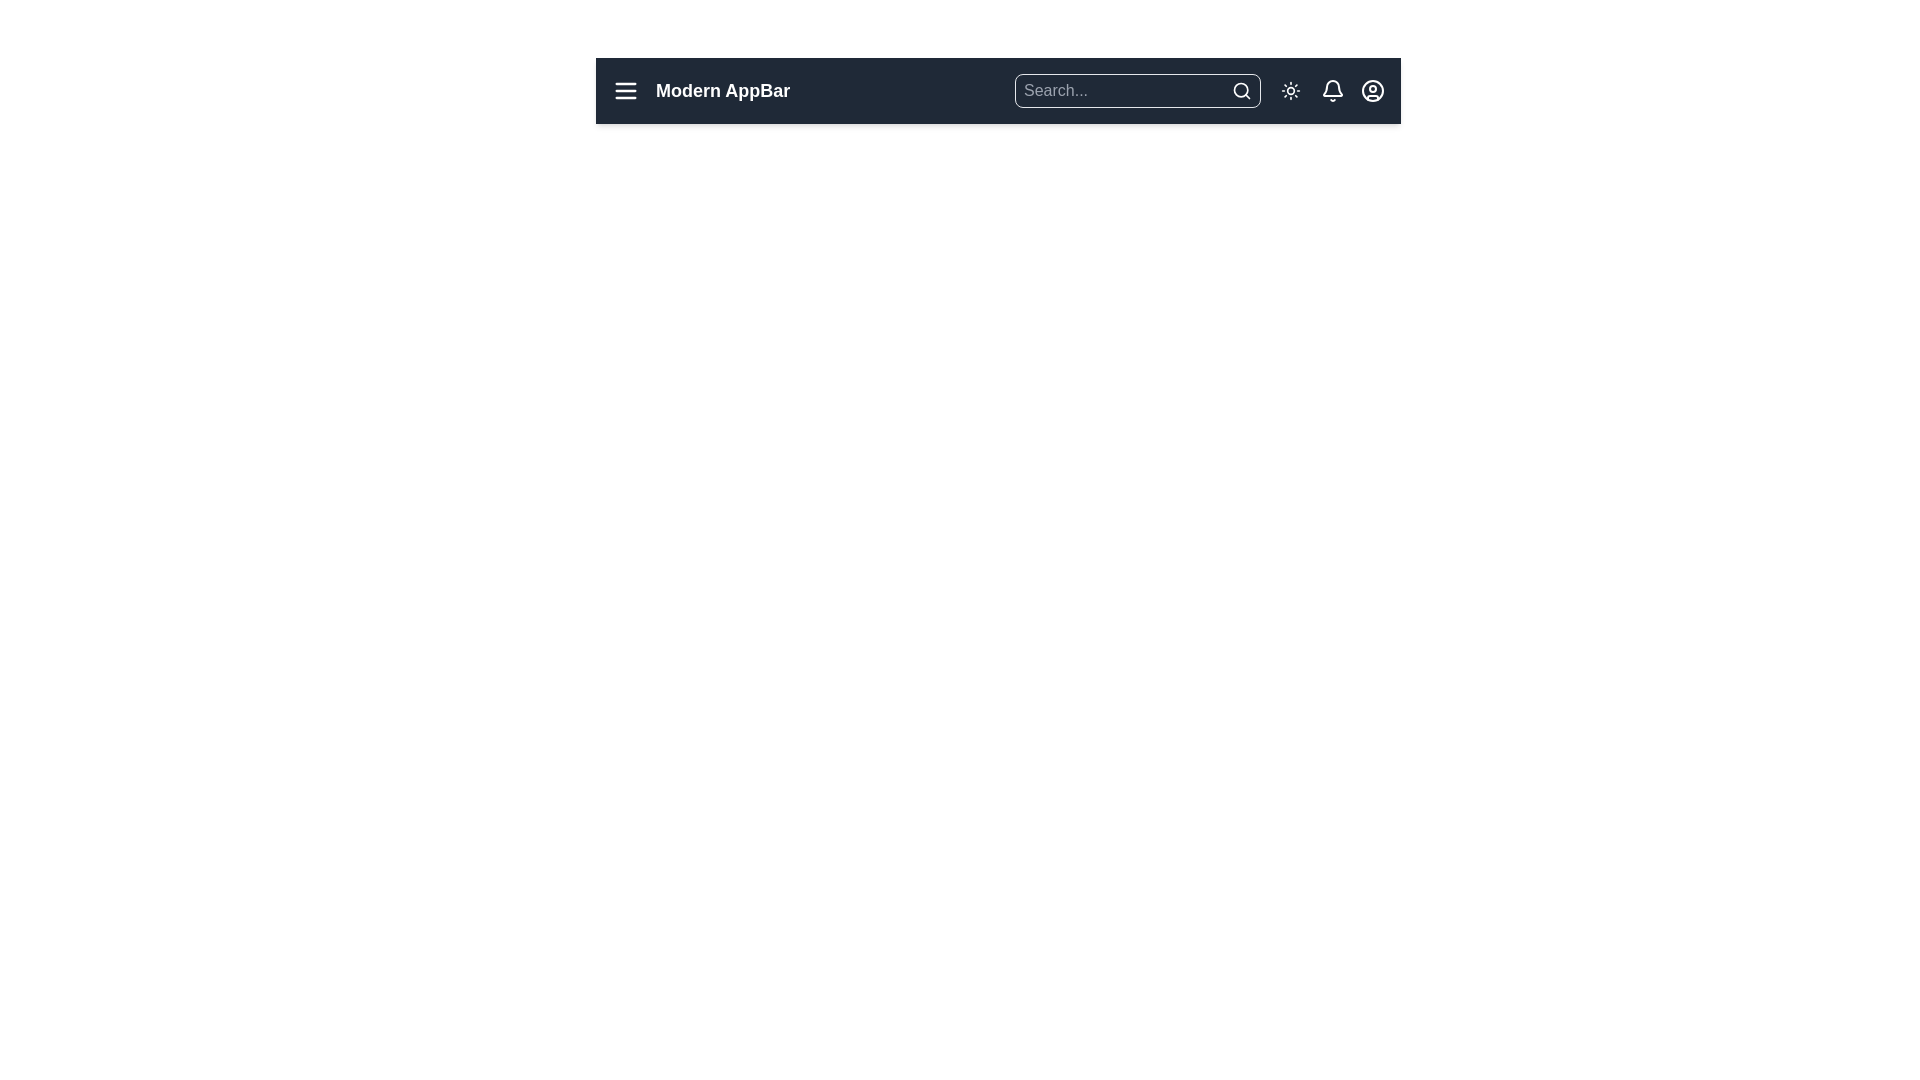 This screenshot has width=1920, height=1080. Describe the element at coordinates (1371, 91) in the screenshot. I see `the user icon to access the user profile` at that location.